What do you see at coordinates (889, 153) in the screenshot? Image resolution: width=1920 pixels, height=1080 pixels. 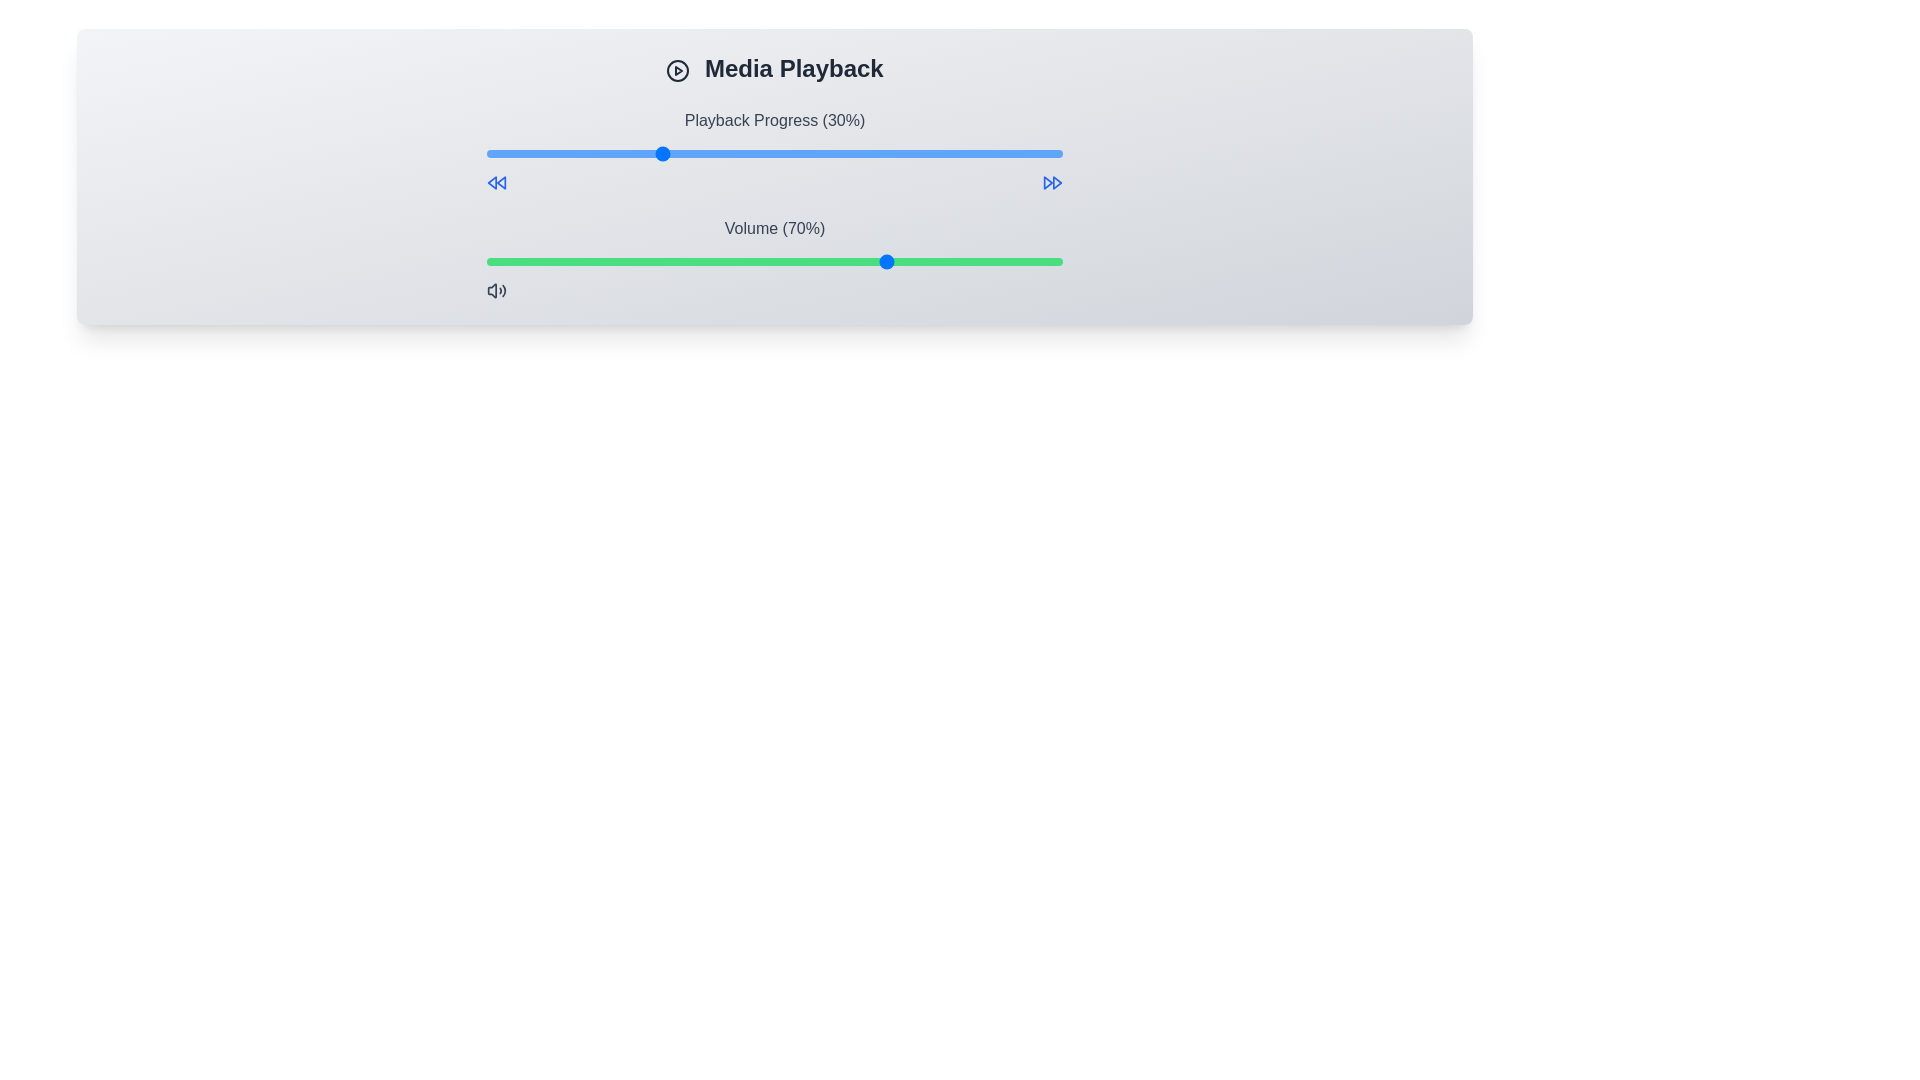 I see `the playback progress to 70% by moving the slider` at bounding box center [889, 153].